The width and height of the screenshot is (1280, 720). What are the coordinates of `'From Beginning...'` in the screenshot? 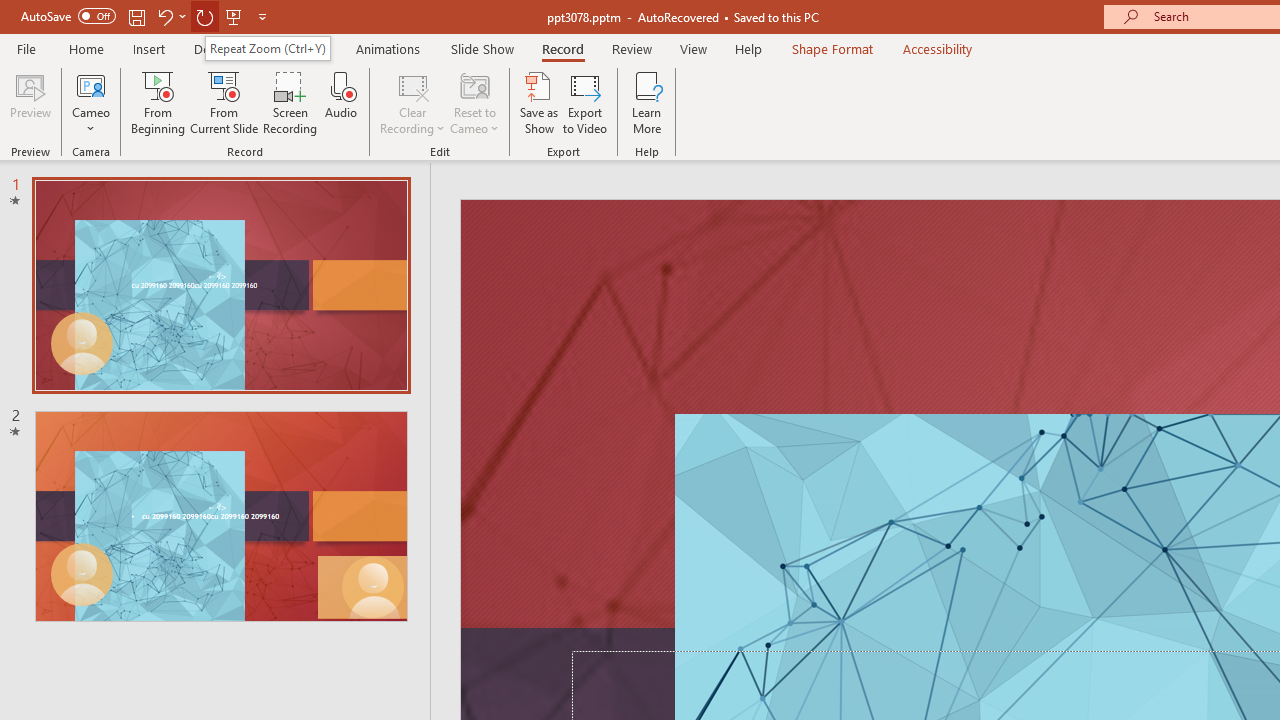 It's located at (157, 103).